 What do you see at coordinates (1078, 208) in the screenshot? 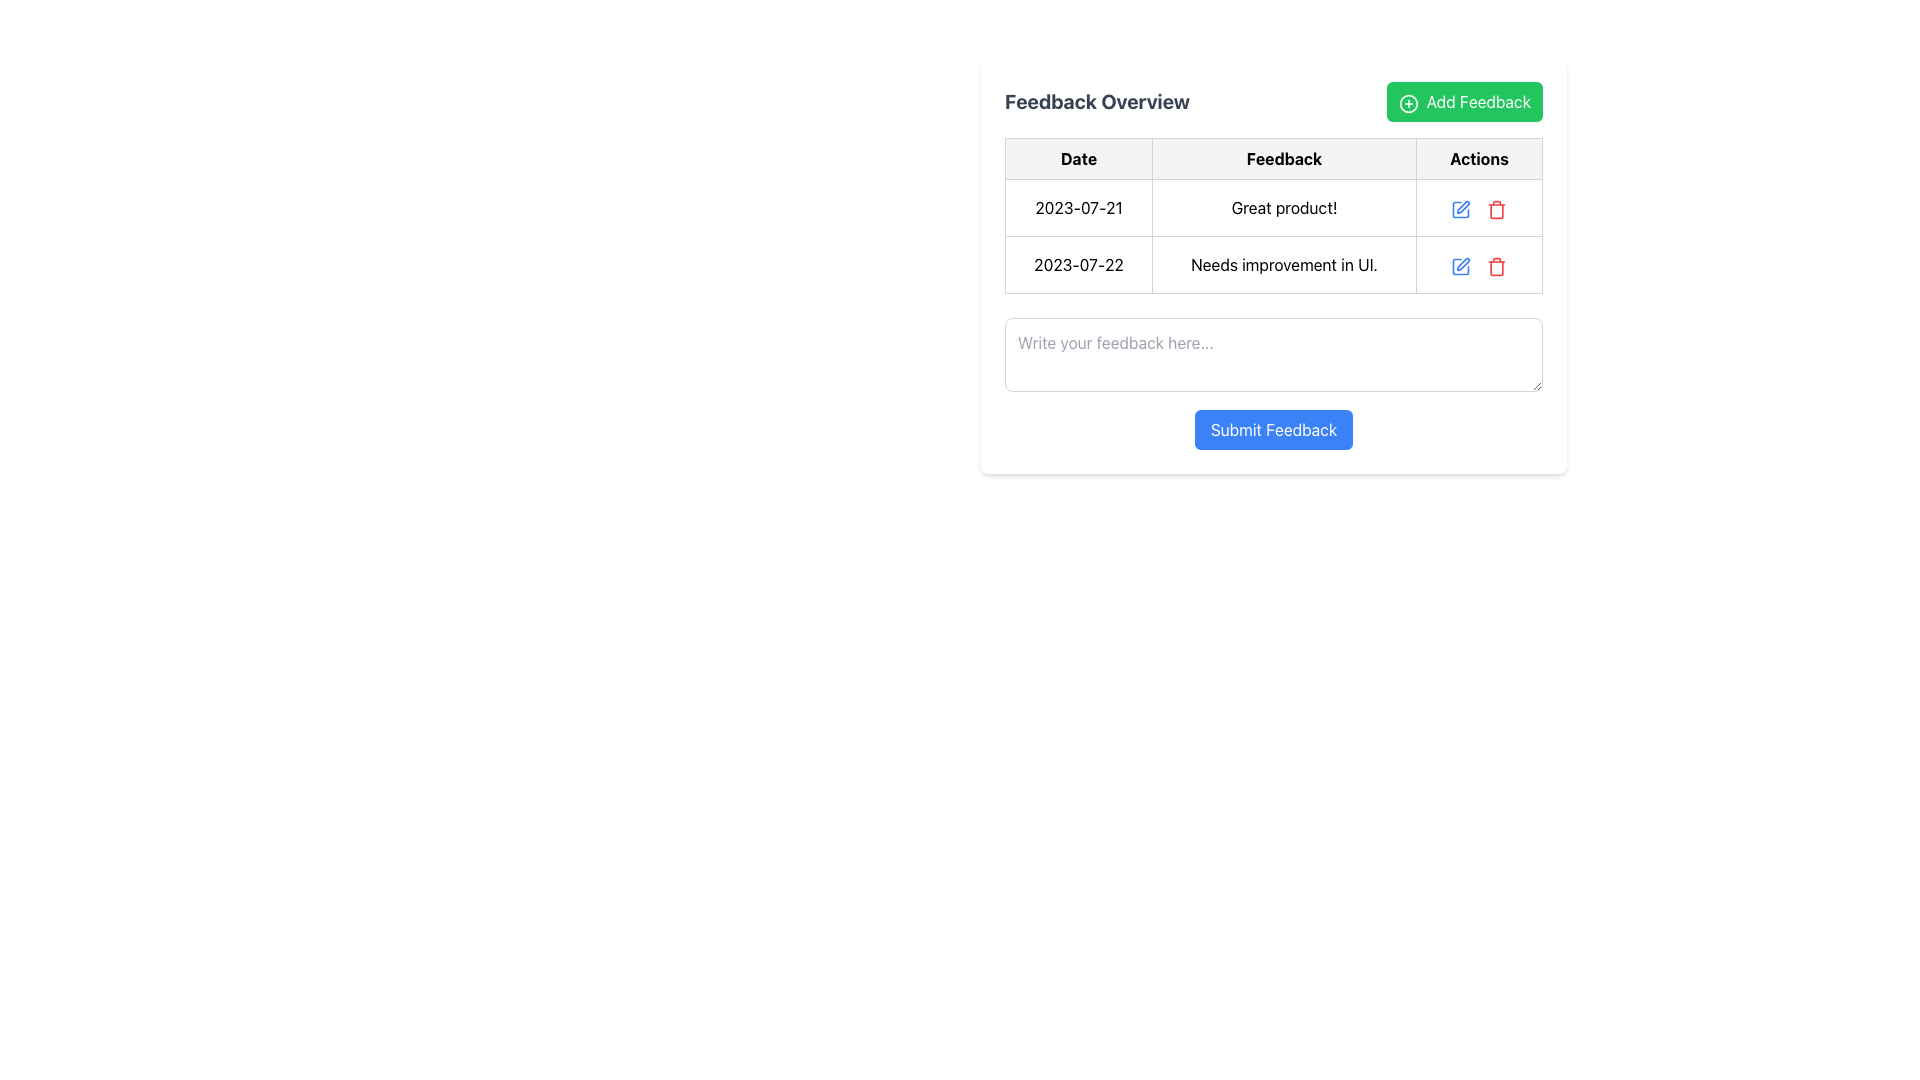
I see `the static text field displaying the date '2023-07-21' located in the 'Feedback Overview' section under the 'Date' column in the first row` at bounding box center [1078, 208].